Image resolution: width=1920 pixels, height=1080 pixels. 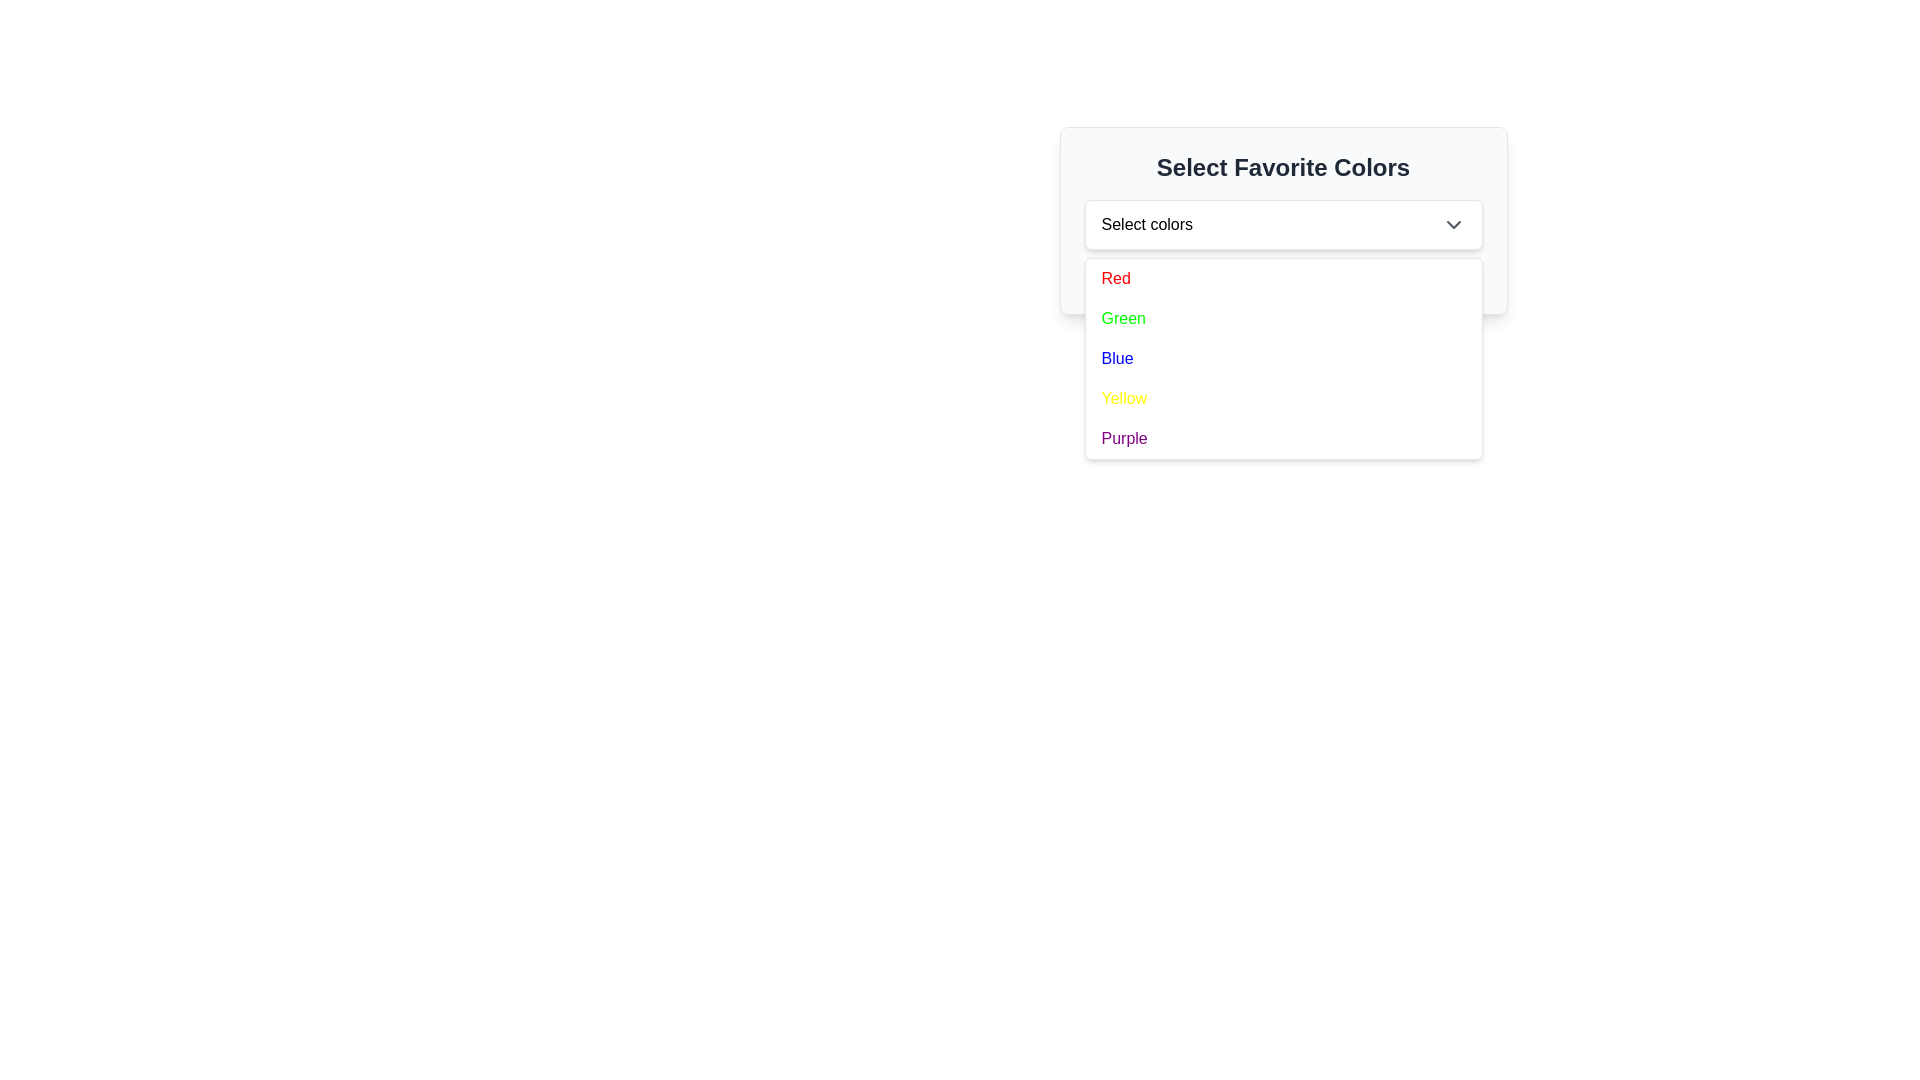 What do you see at coordinates (1115, 278) in the screenshot?
I see `the 'Red' color option in the dropdown menu, which is the first item below the 'Select colors' prompt` at bounding box center [1115, 278].